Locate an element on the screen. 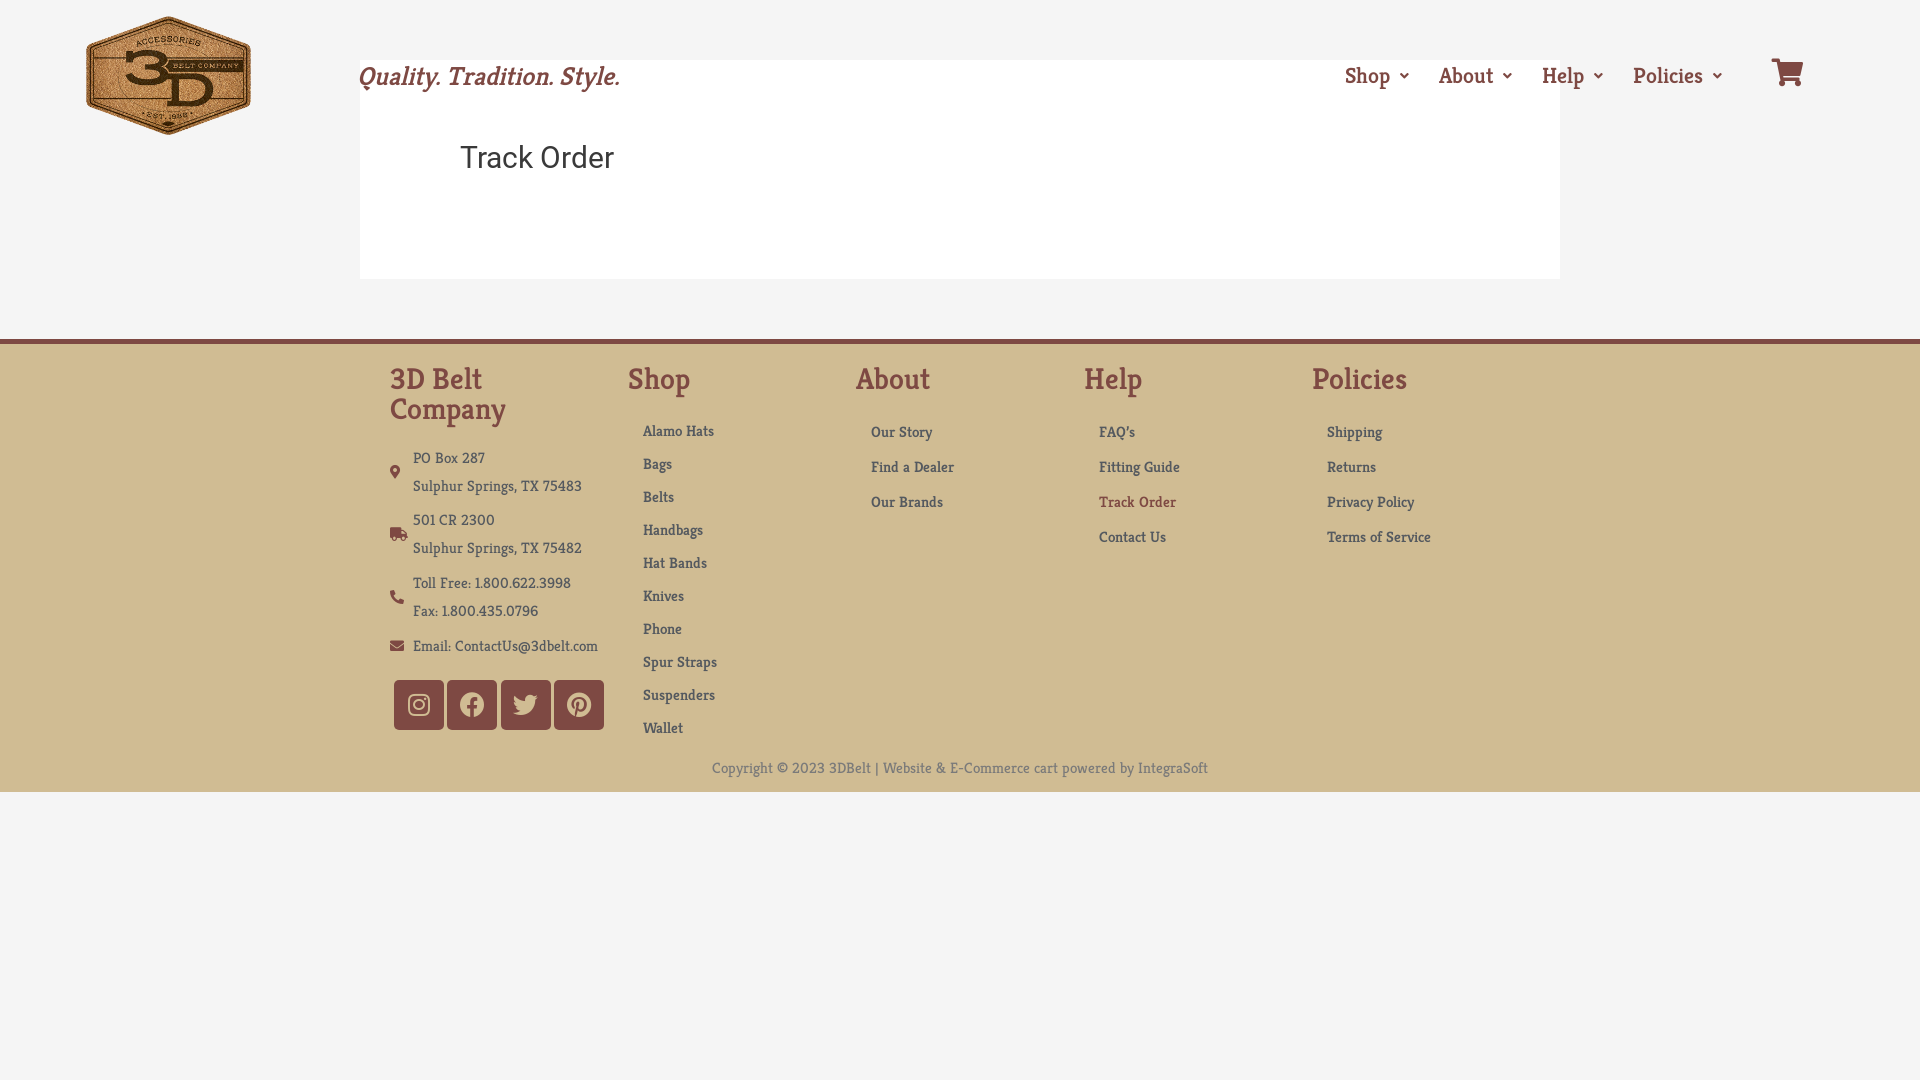  'Track Order' is located at coordinates (1083, 500).